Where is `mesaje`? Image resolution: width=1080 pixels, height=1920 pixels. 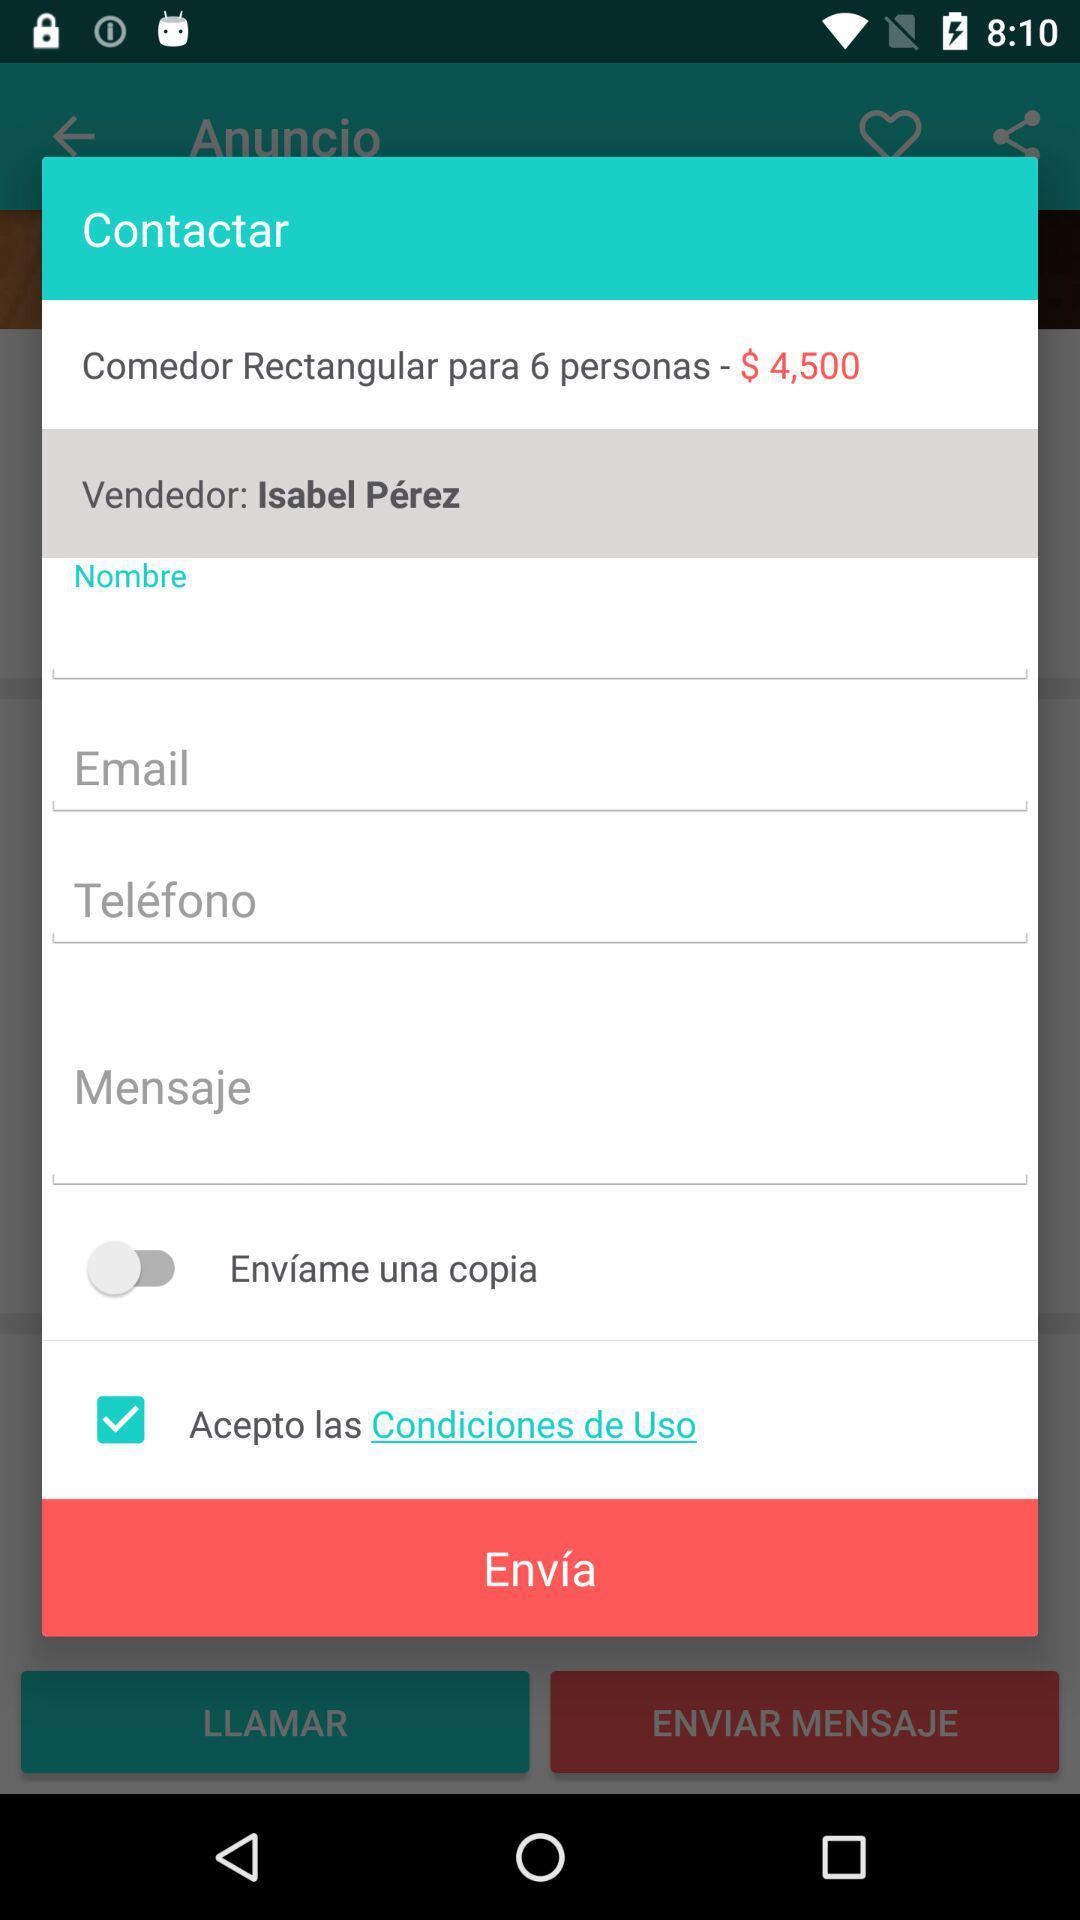 mesaje is located at coordinates (540, 1088).